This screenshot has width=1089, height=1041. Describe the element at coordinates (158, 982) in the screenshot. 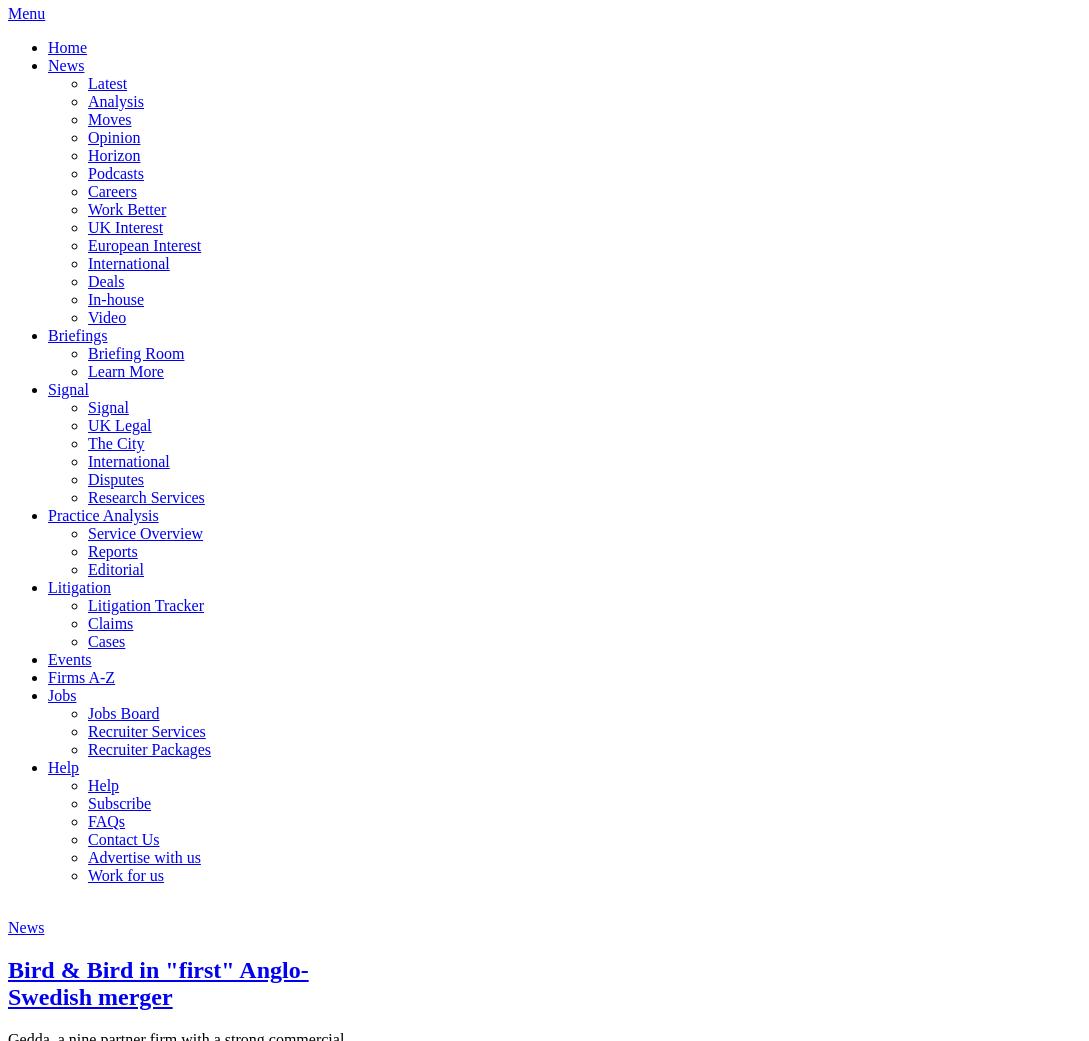

I see `'Bird & Bird in "first" Anglo-Swedish merger'` at that location.